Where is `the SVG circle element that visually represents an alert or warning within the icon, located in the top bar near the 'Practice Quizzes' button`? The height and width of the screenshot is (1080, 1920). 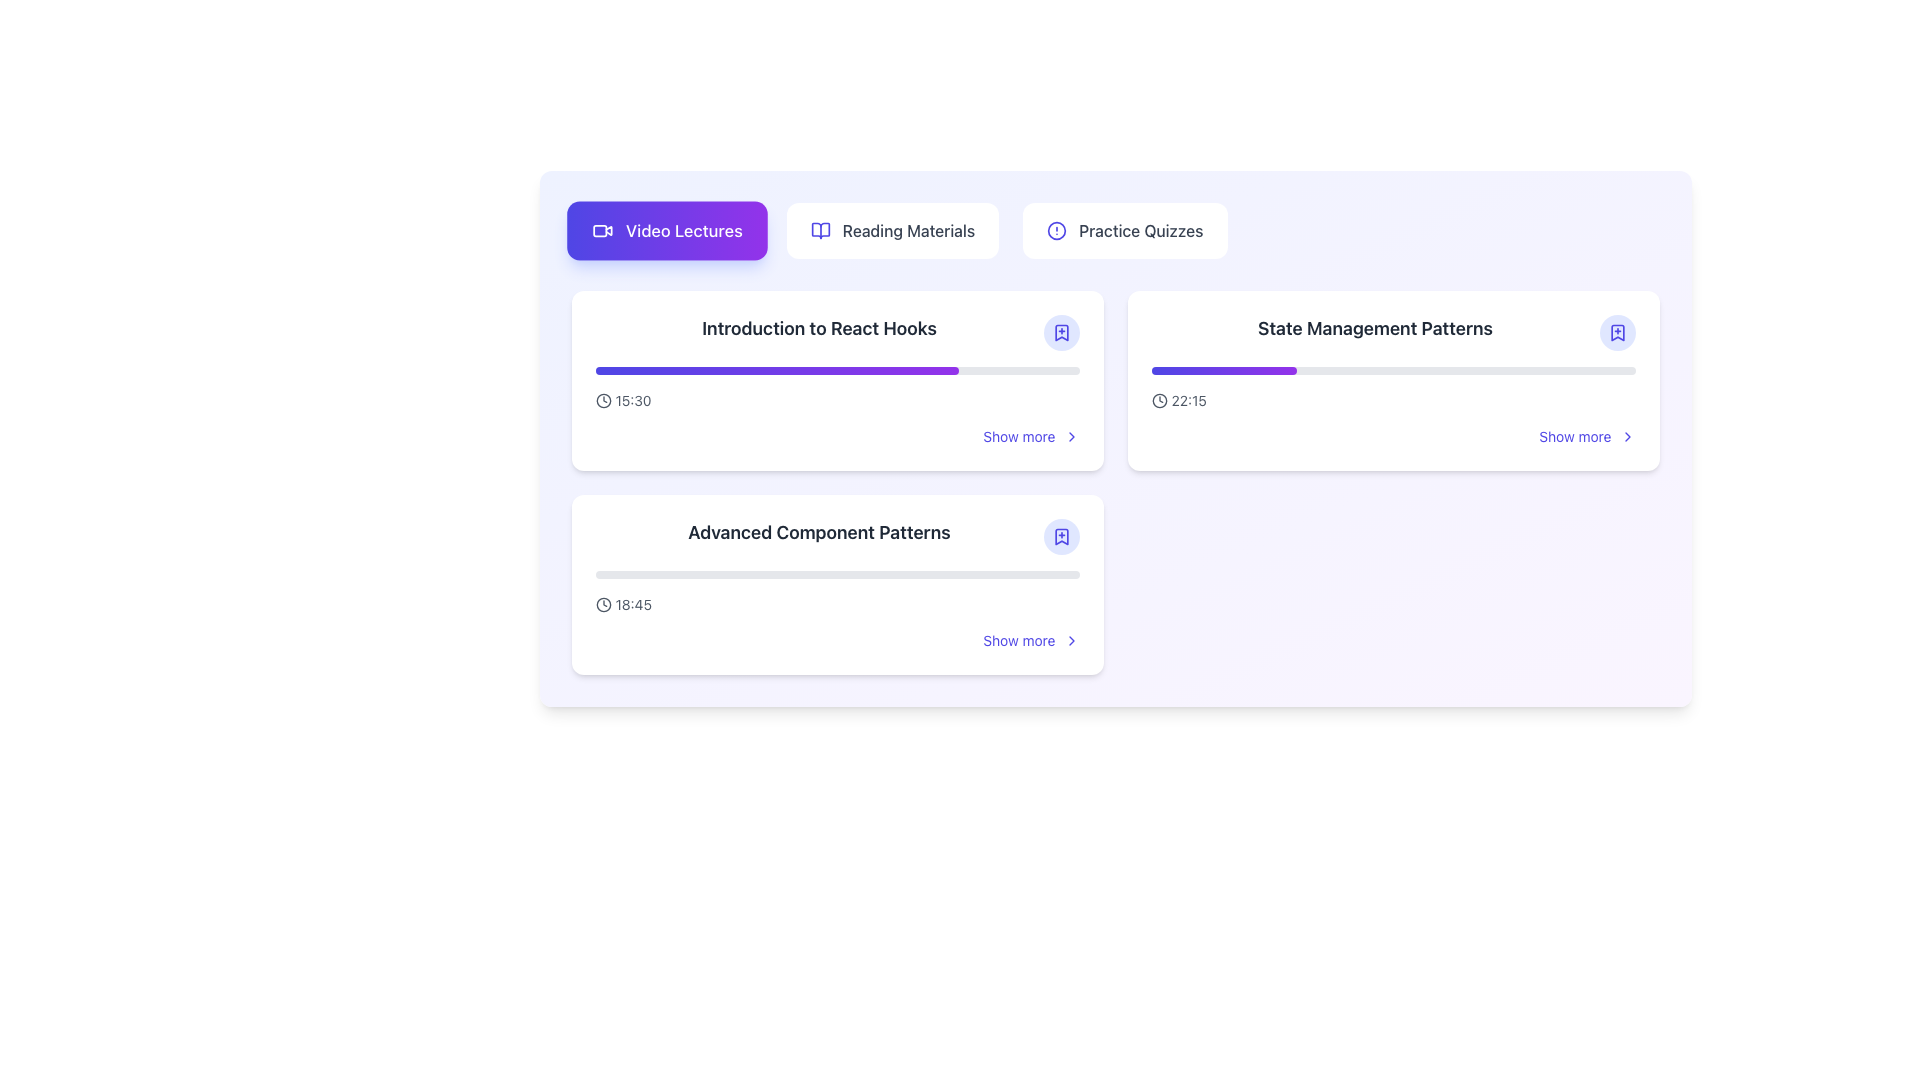 the SVG circle element that visually represents an alert or warning within the icon, located in the top bar near the 'Practice Quizzes' button is located at coordinates (1056, 230).